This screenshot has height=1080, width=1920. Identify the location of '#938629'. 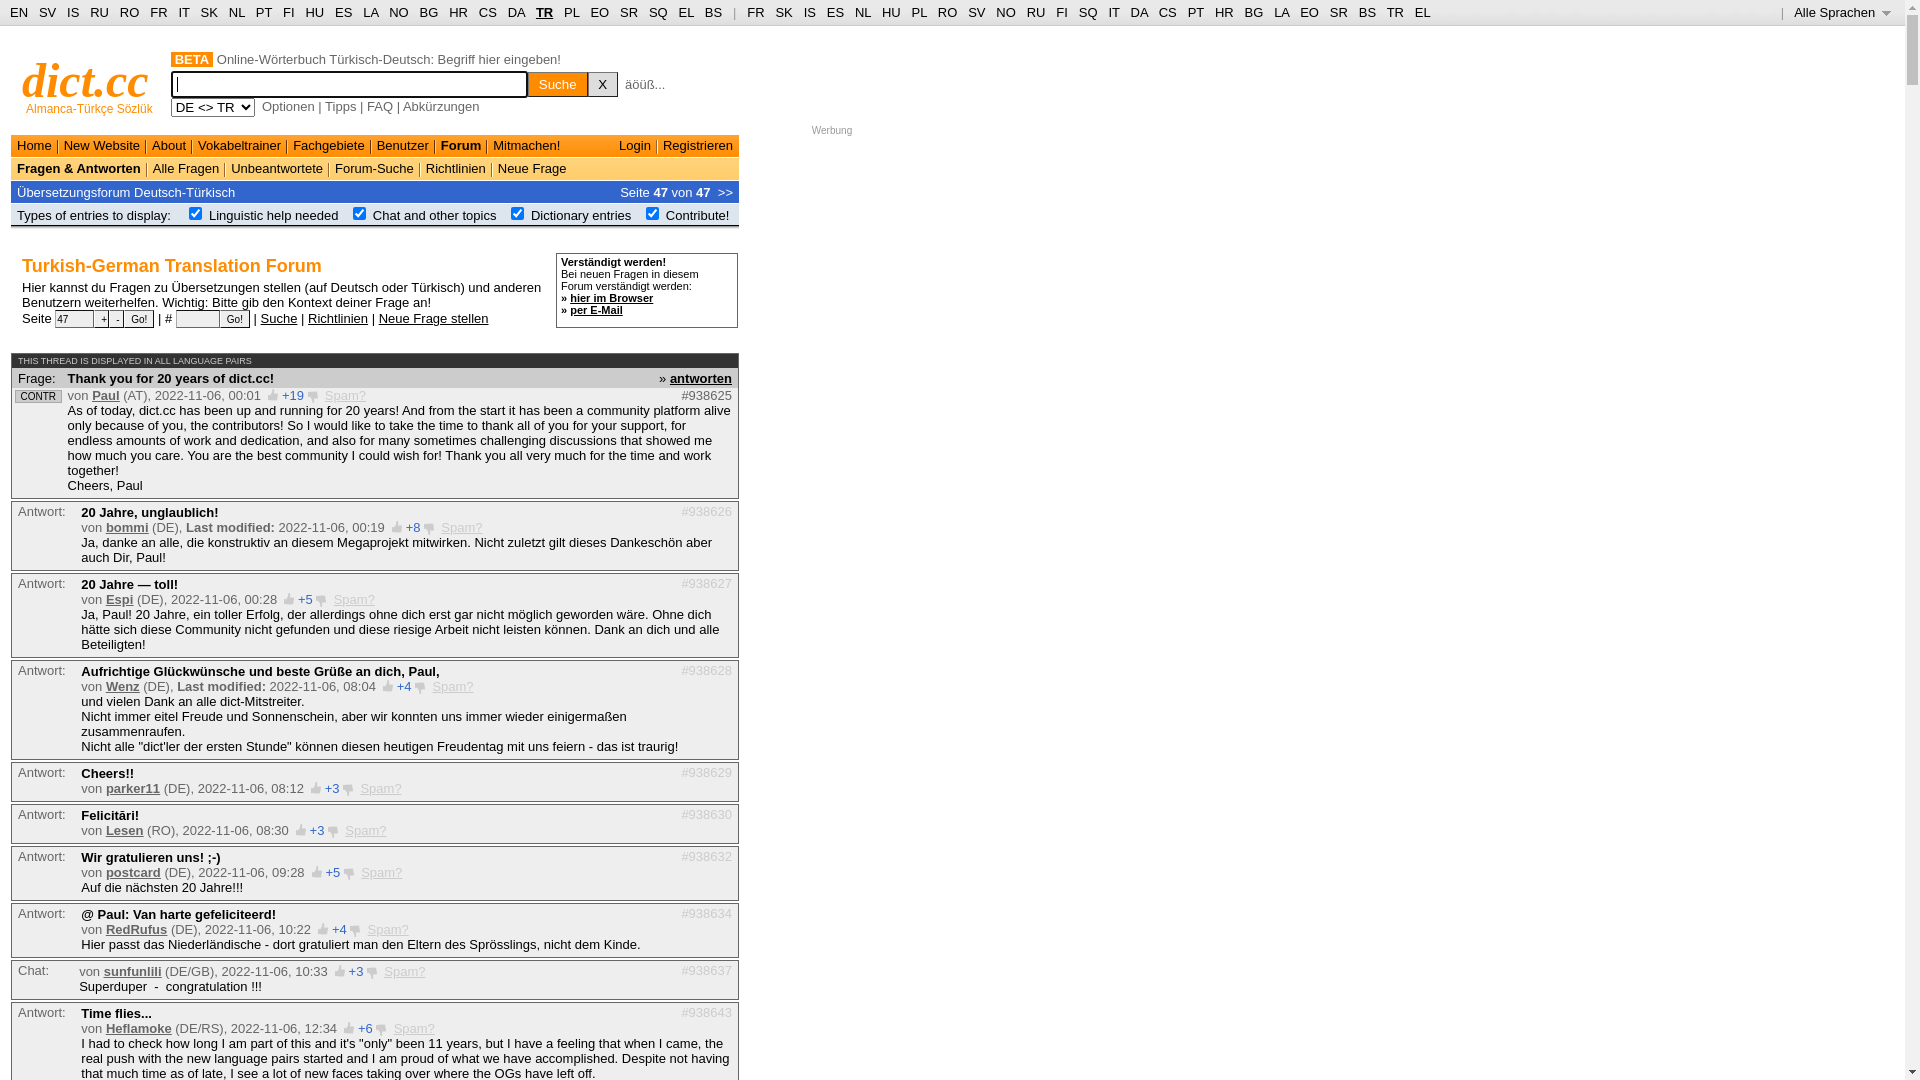
(706, 770).